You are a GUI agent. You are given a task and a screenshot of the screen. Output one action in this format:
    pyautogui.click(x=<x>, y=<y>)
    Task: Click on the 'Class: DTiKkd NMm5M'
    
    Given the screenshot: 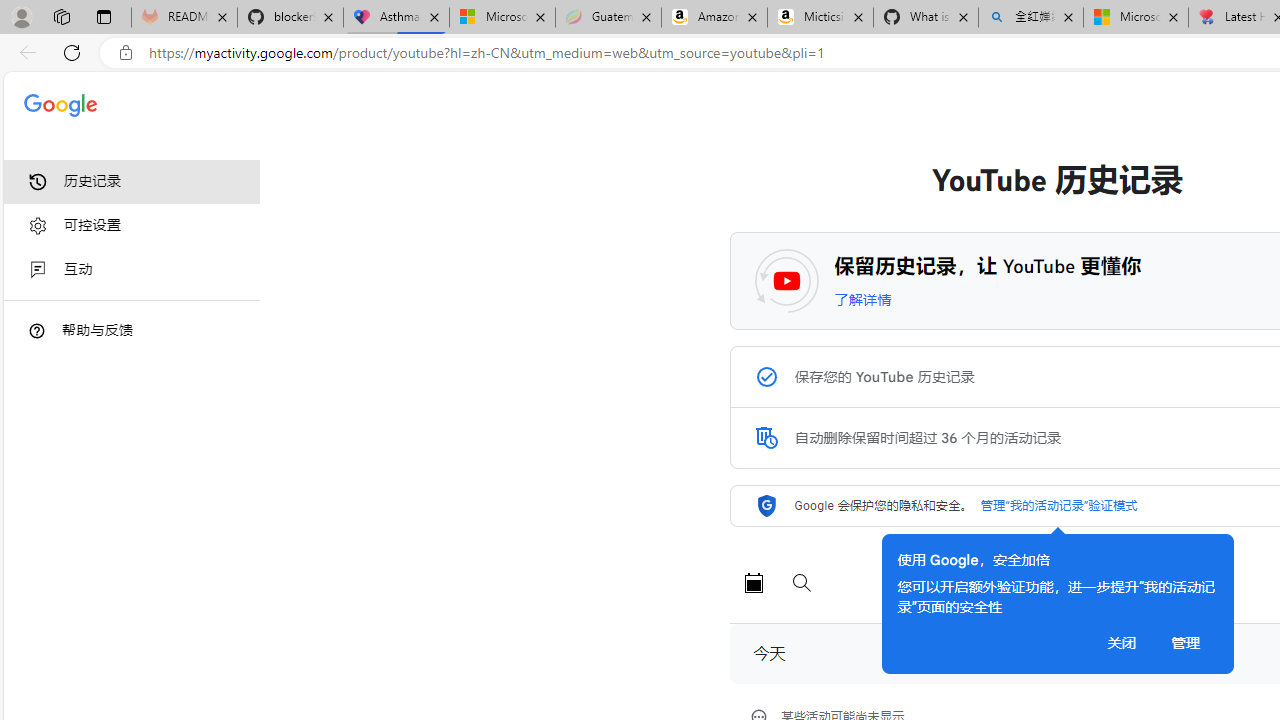 What is the action you would take?
    pyautogui.click(x=37, y=329)
    